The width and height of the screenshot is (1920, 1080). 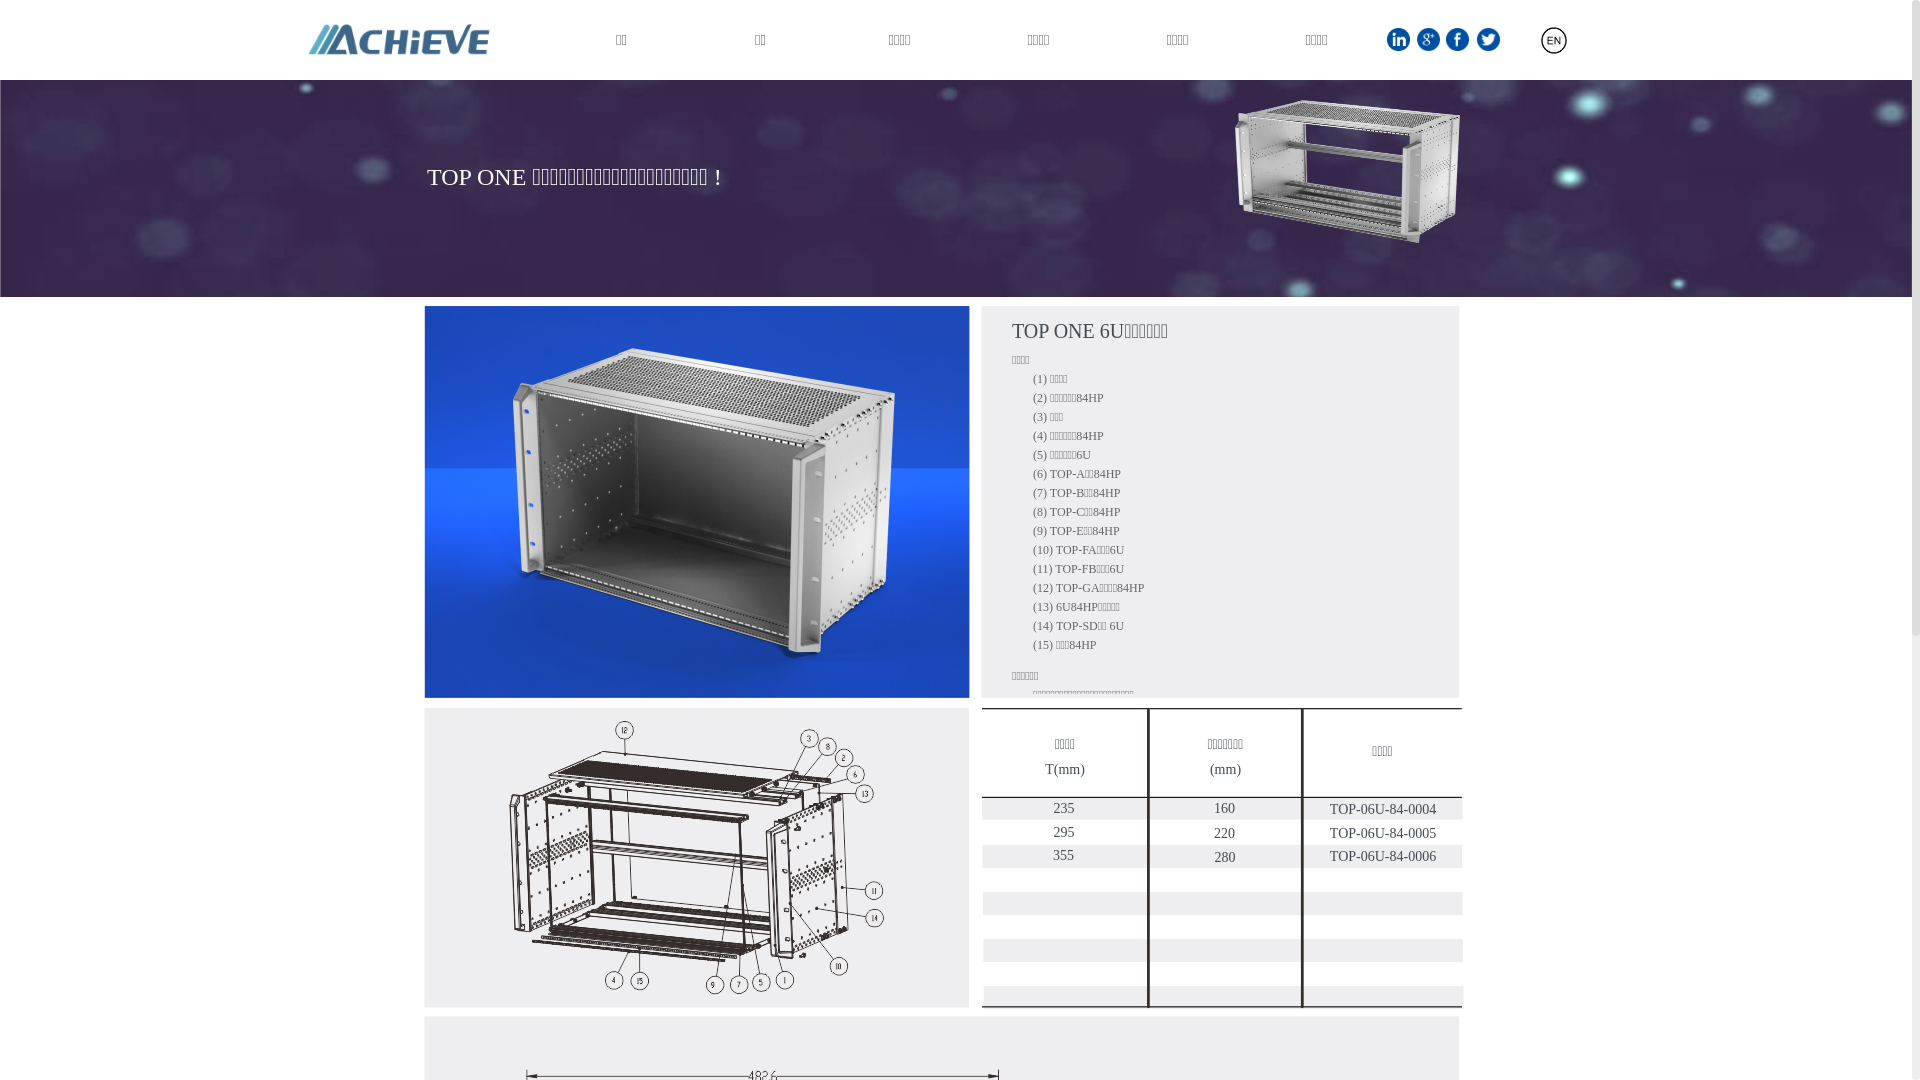 What do you see at coordinates (296, 39) in the screenshot?
I see `'logo'` at bounding box center [296, 39].